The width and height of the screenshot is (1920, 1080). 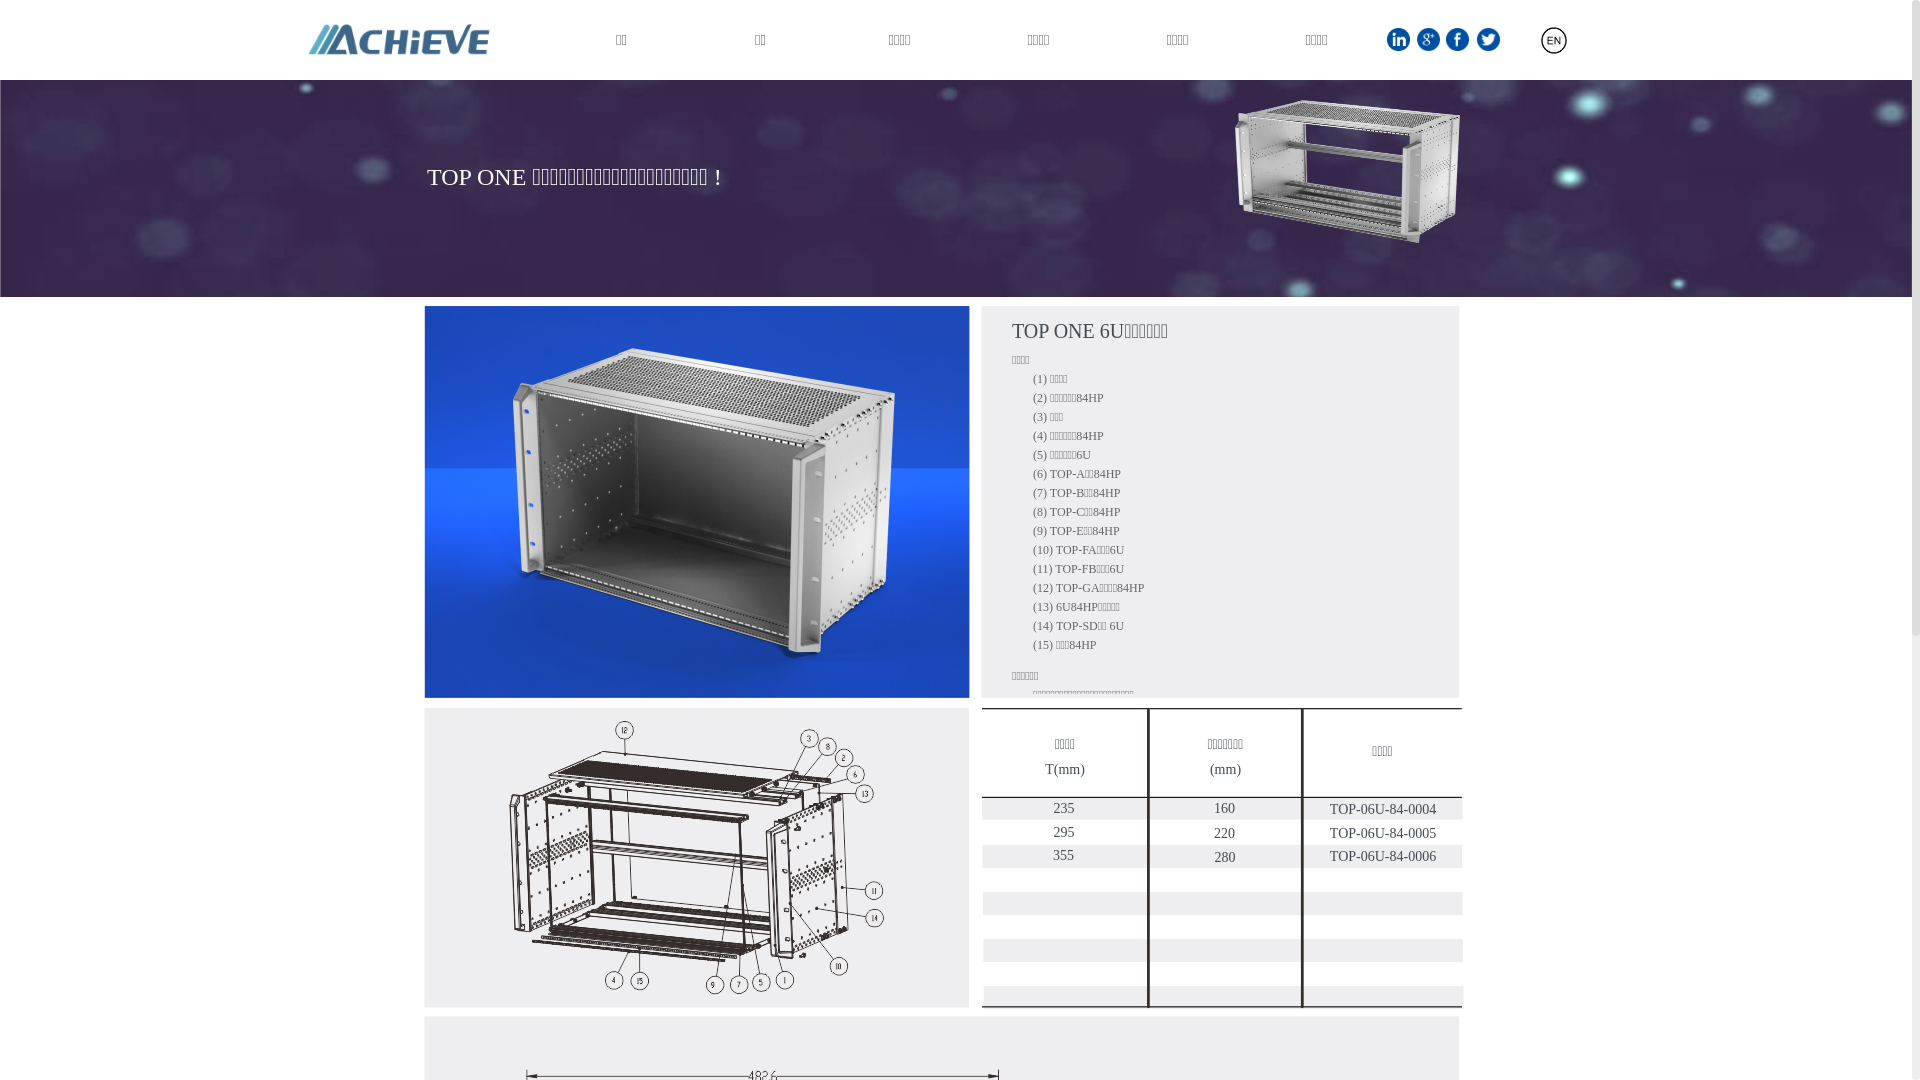 What do you see at coordinates (296, 39) in the screenshot?
I see `'logo'` at bounding box center [296, 39].